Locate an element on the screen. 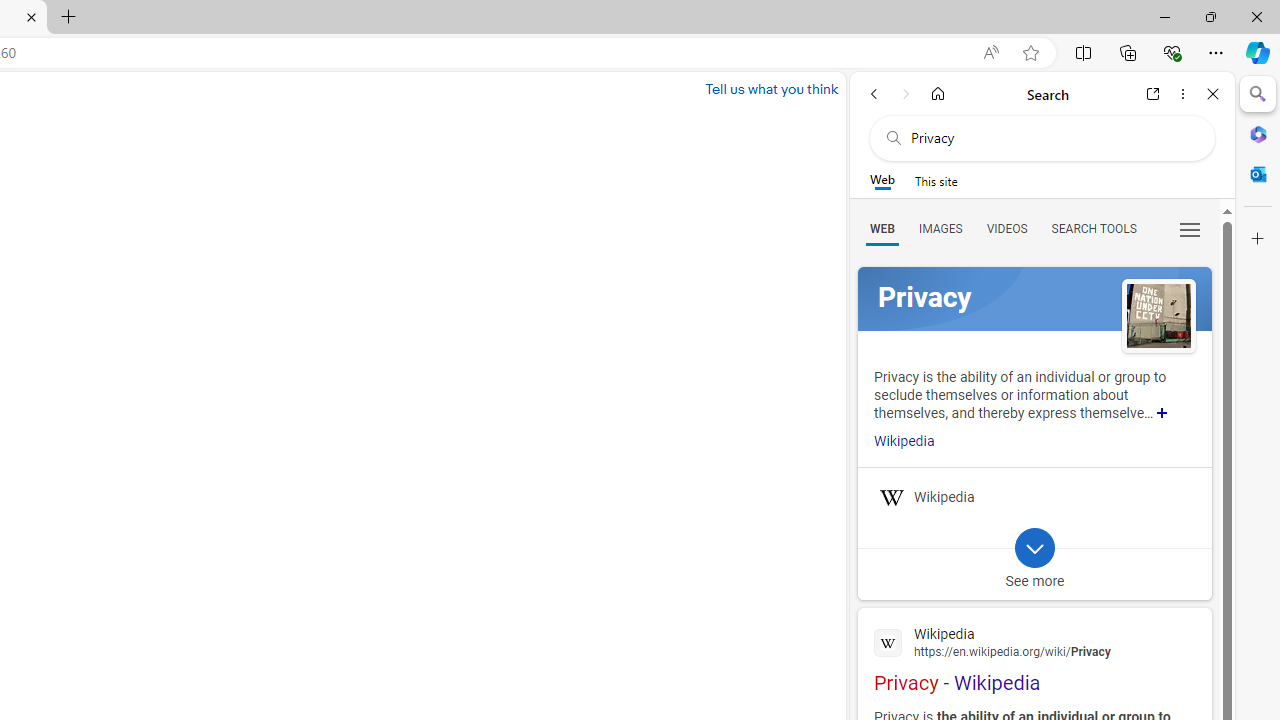 The image size is (1280, 720). 'Global web icon' is located at coordinates (887, 642).